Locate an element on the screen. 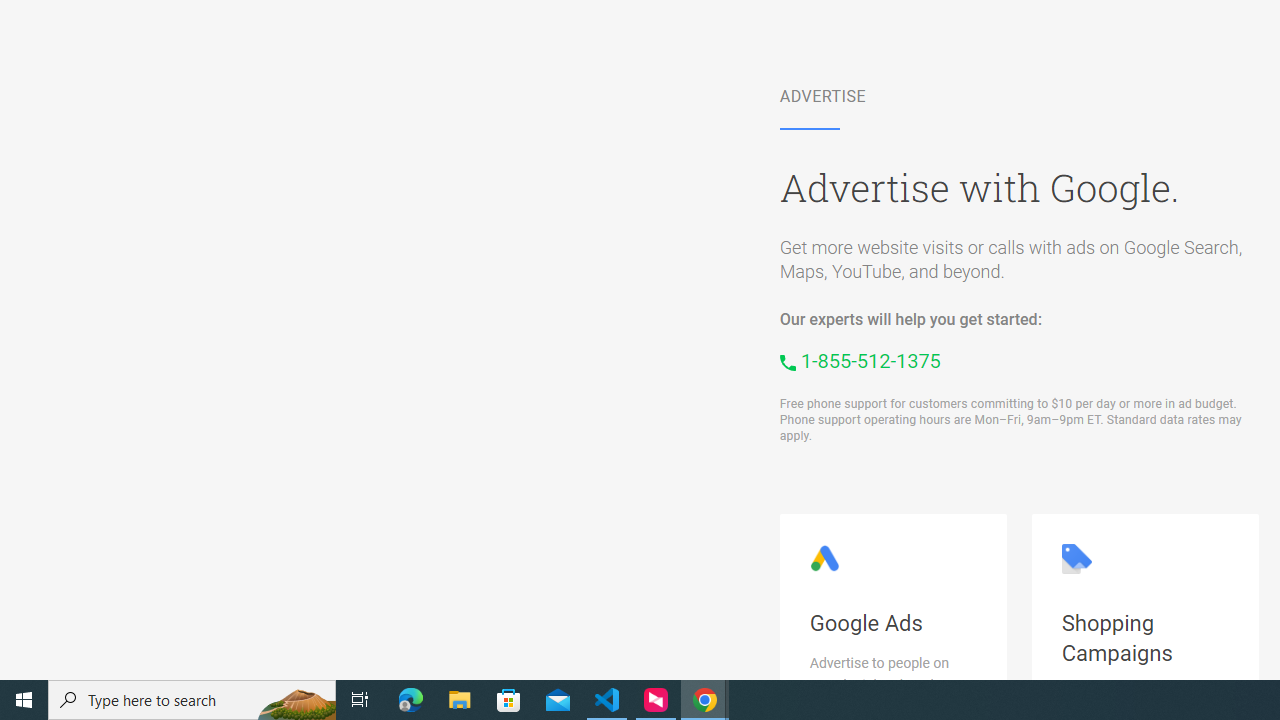 The width and height of the screenshot is (1280, 720). 'Google Ads logo' is located at coordinates (824, 559).